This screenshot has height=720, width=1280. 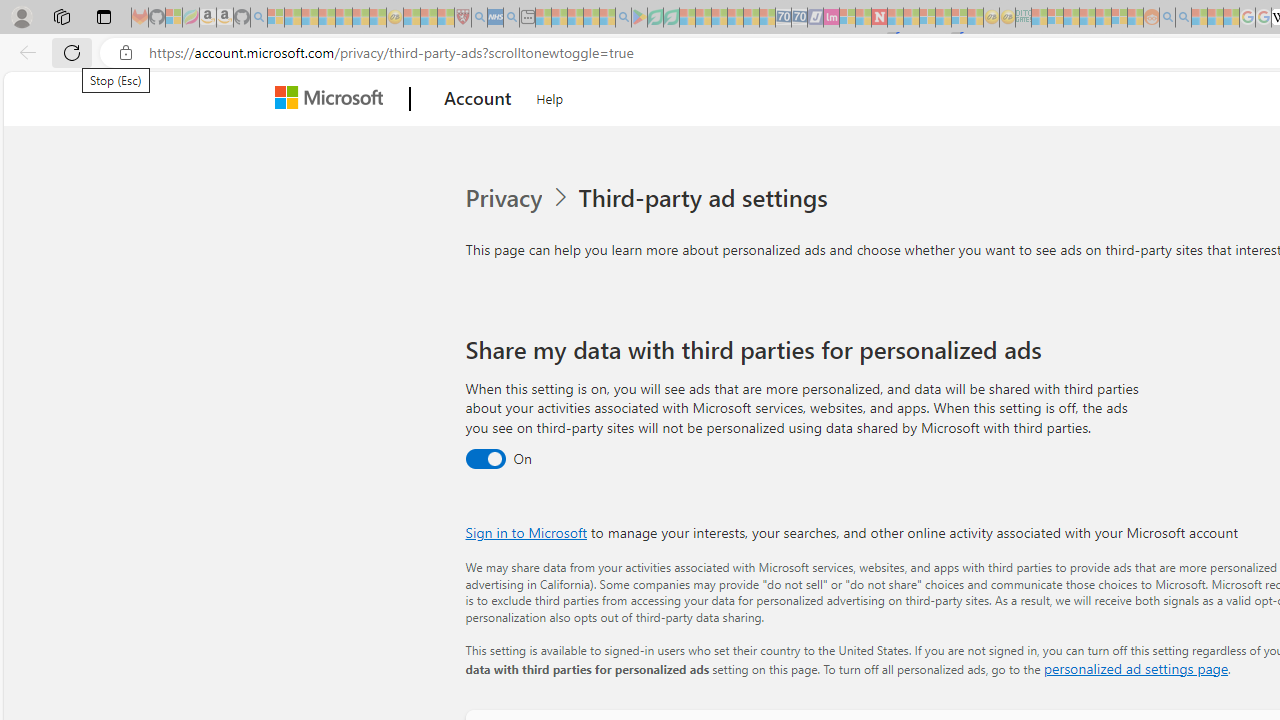 I want to click on 'Sign in to Microsoft', so click(x=526, y=531).